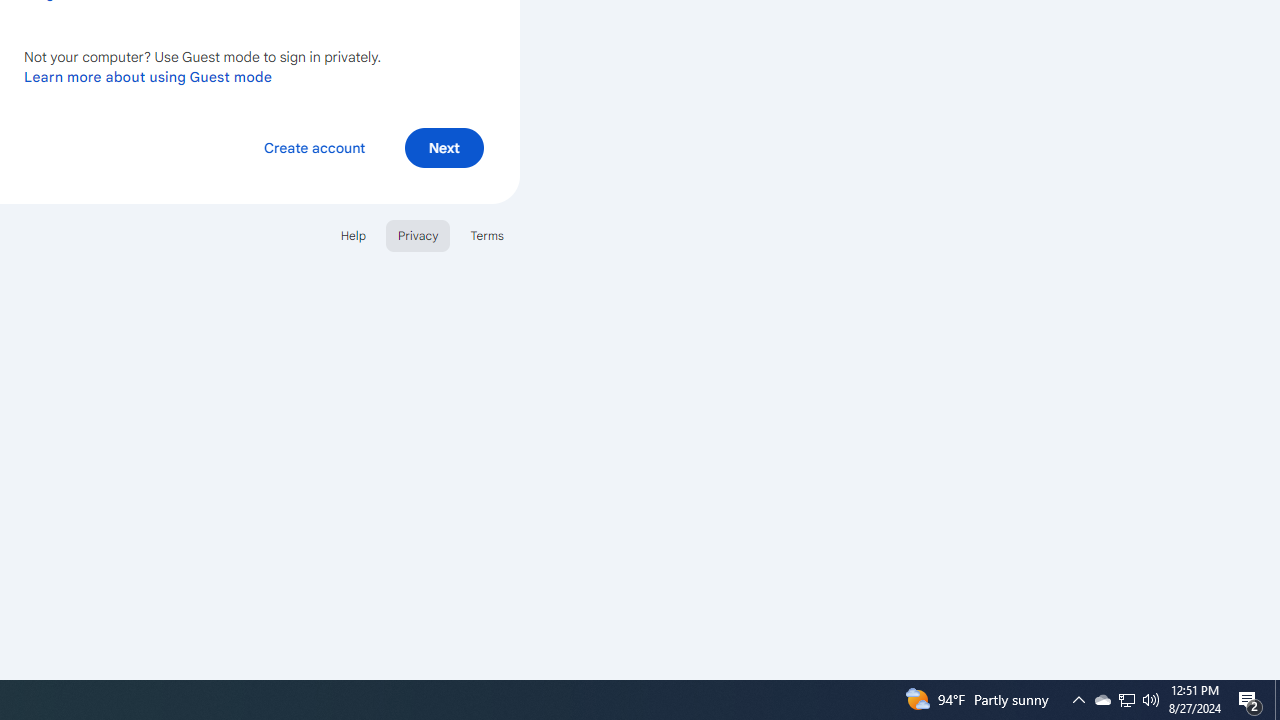  I want to click on 'Next', so click(443, 146).